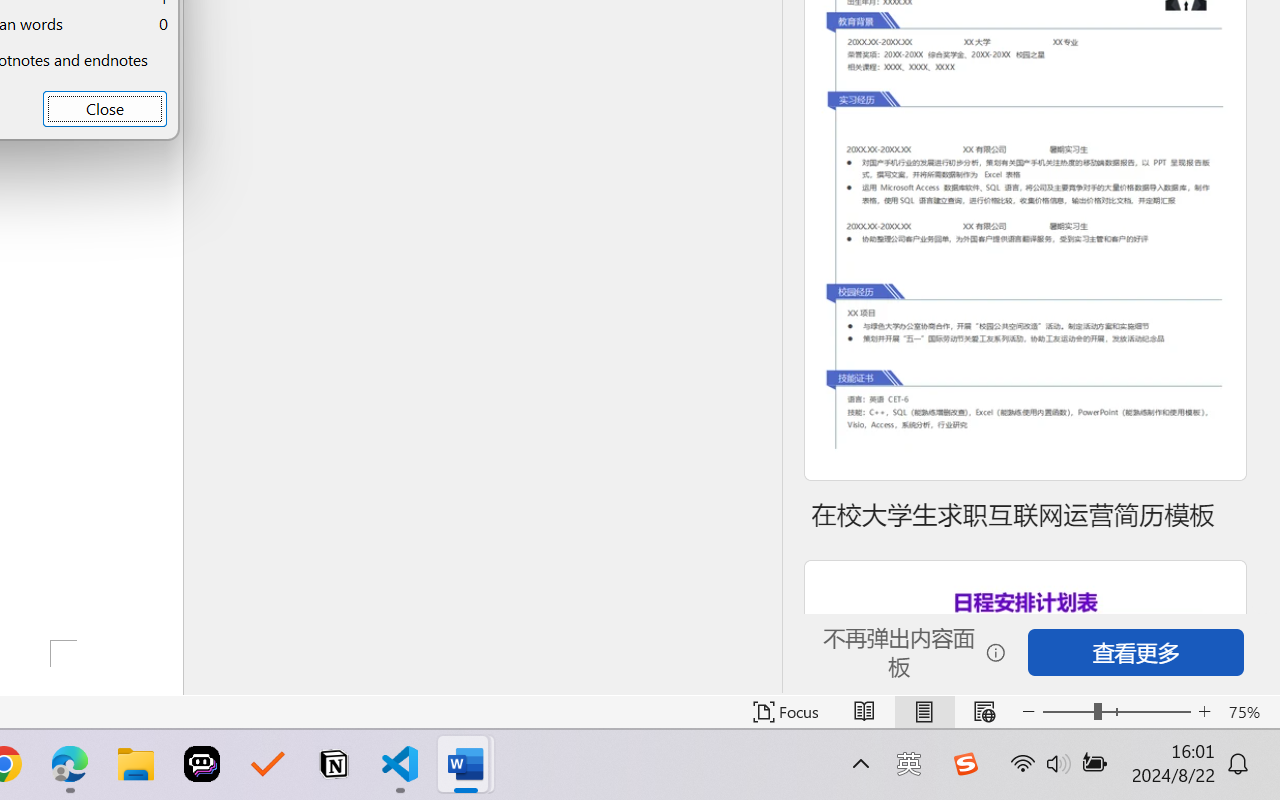 Image resolution: width=1280 pixels, height=800 pixels. Describe the element at coordinates (965, 764) in the screenshot. I see `'Class: Image'` at that location.